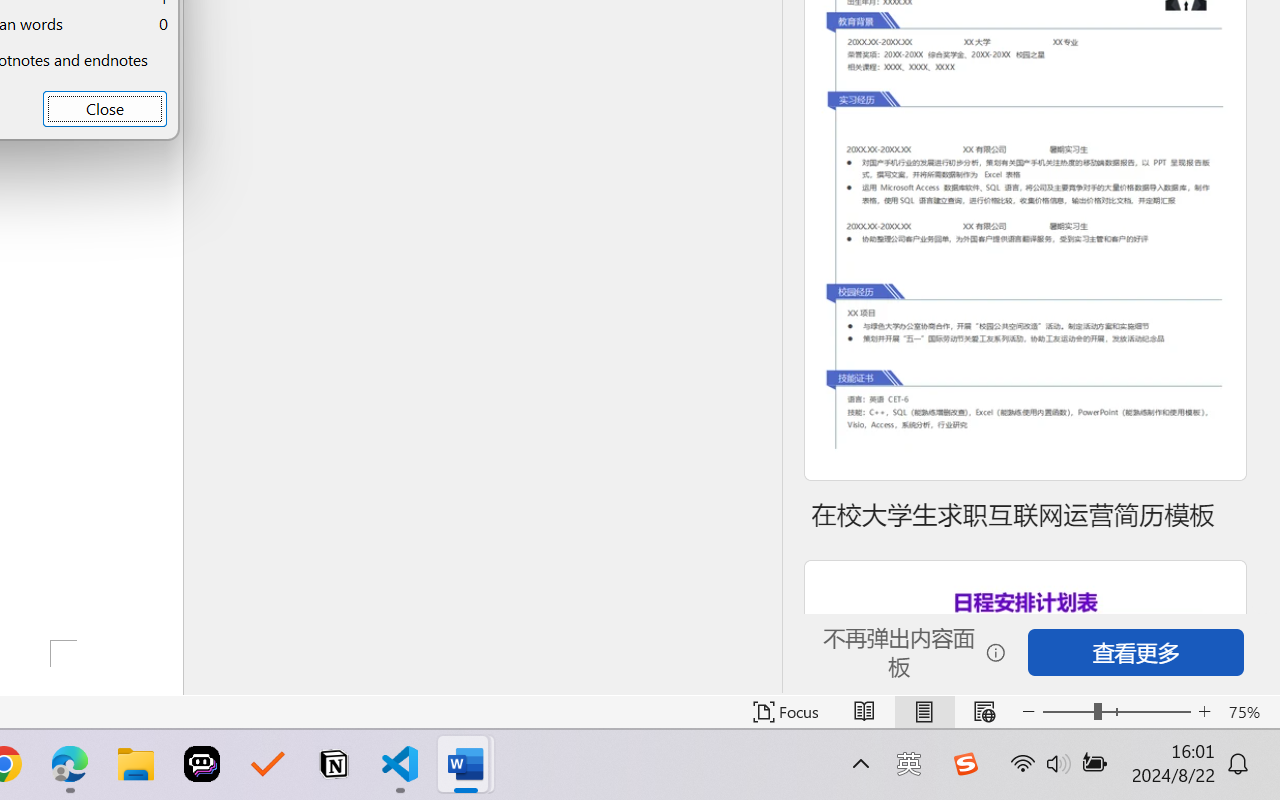 Image resolution: width=1280 pixels, height=800 pixels. Describe the element at coordinates (965, 764) in the screenshot. I see `'Class: Image'` at that location.